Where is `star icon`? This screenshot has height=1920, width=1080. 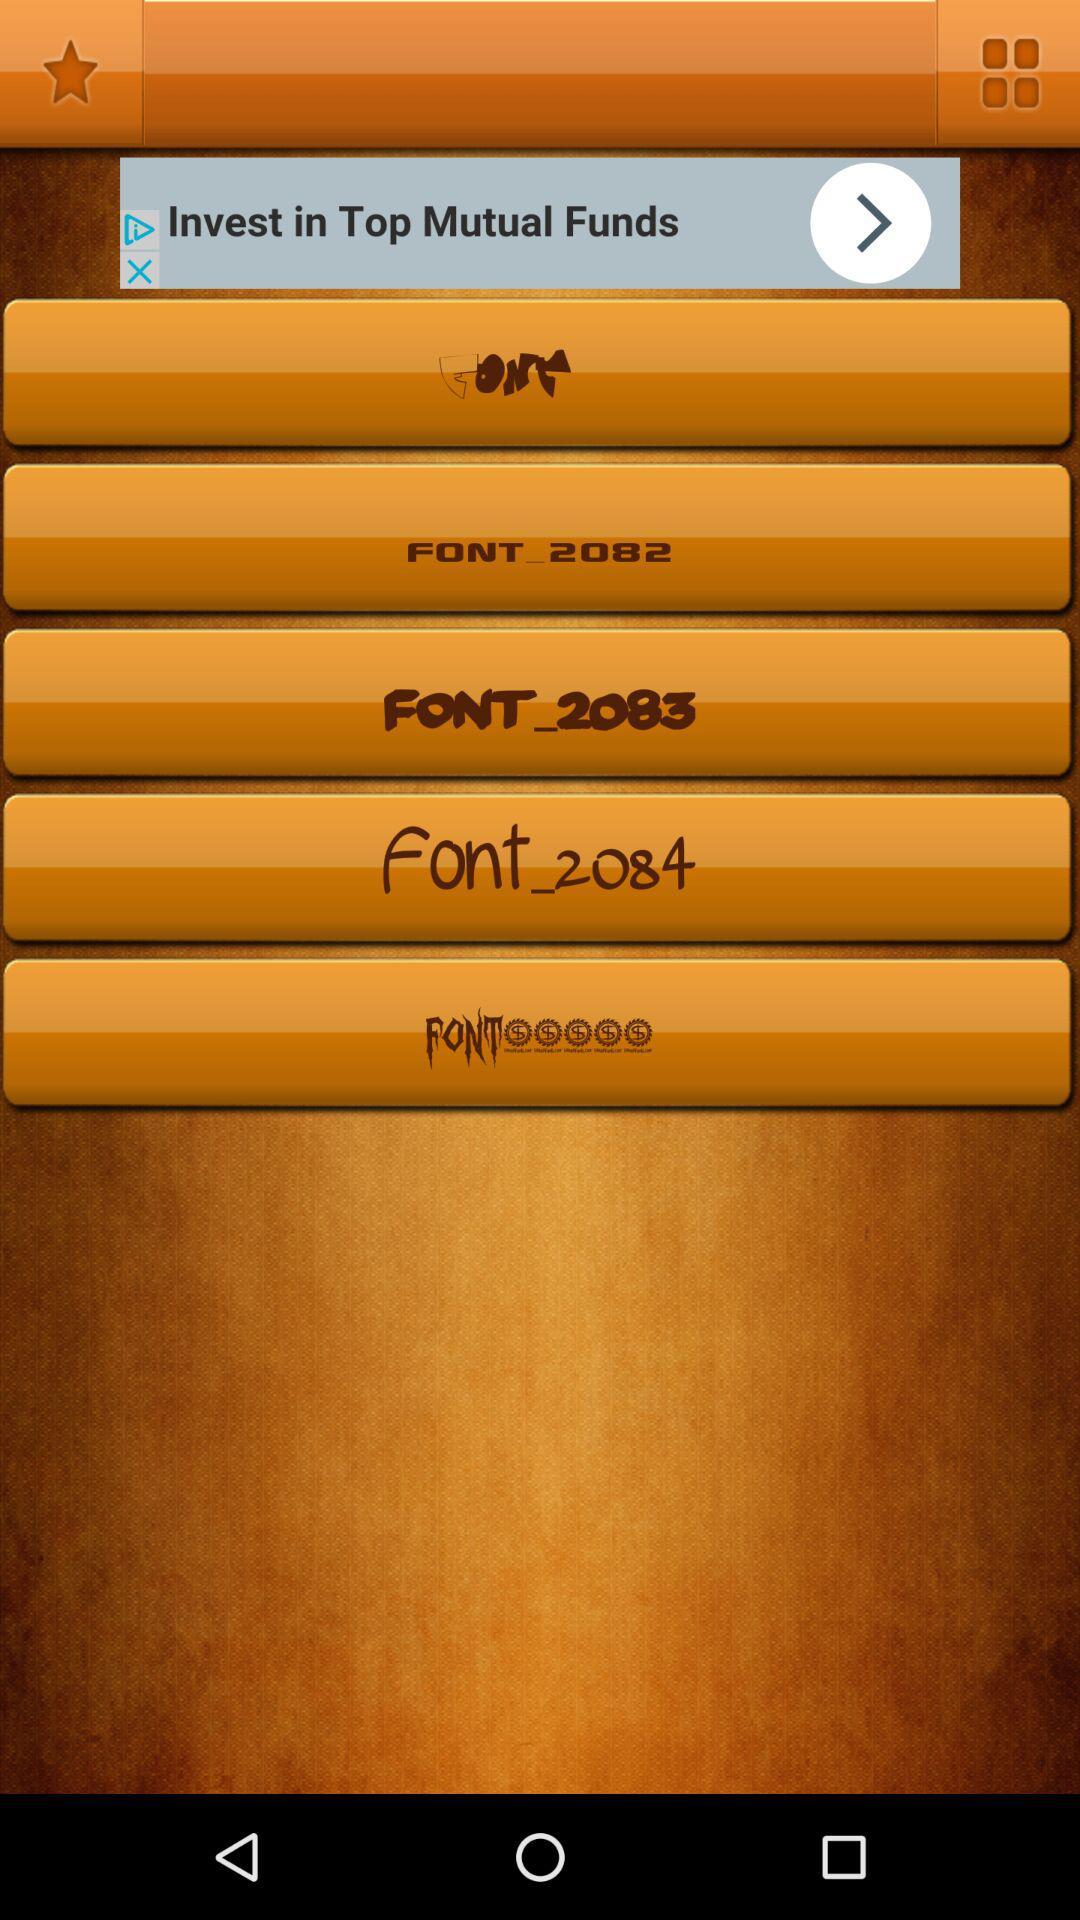
star icon is located at coordinates (71, 72).